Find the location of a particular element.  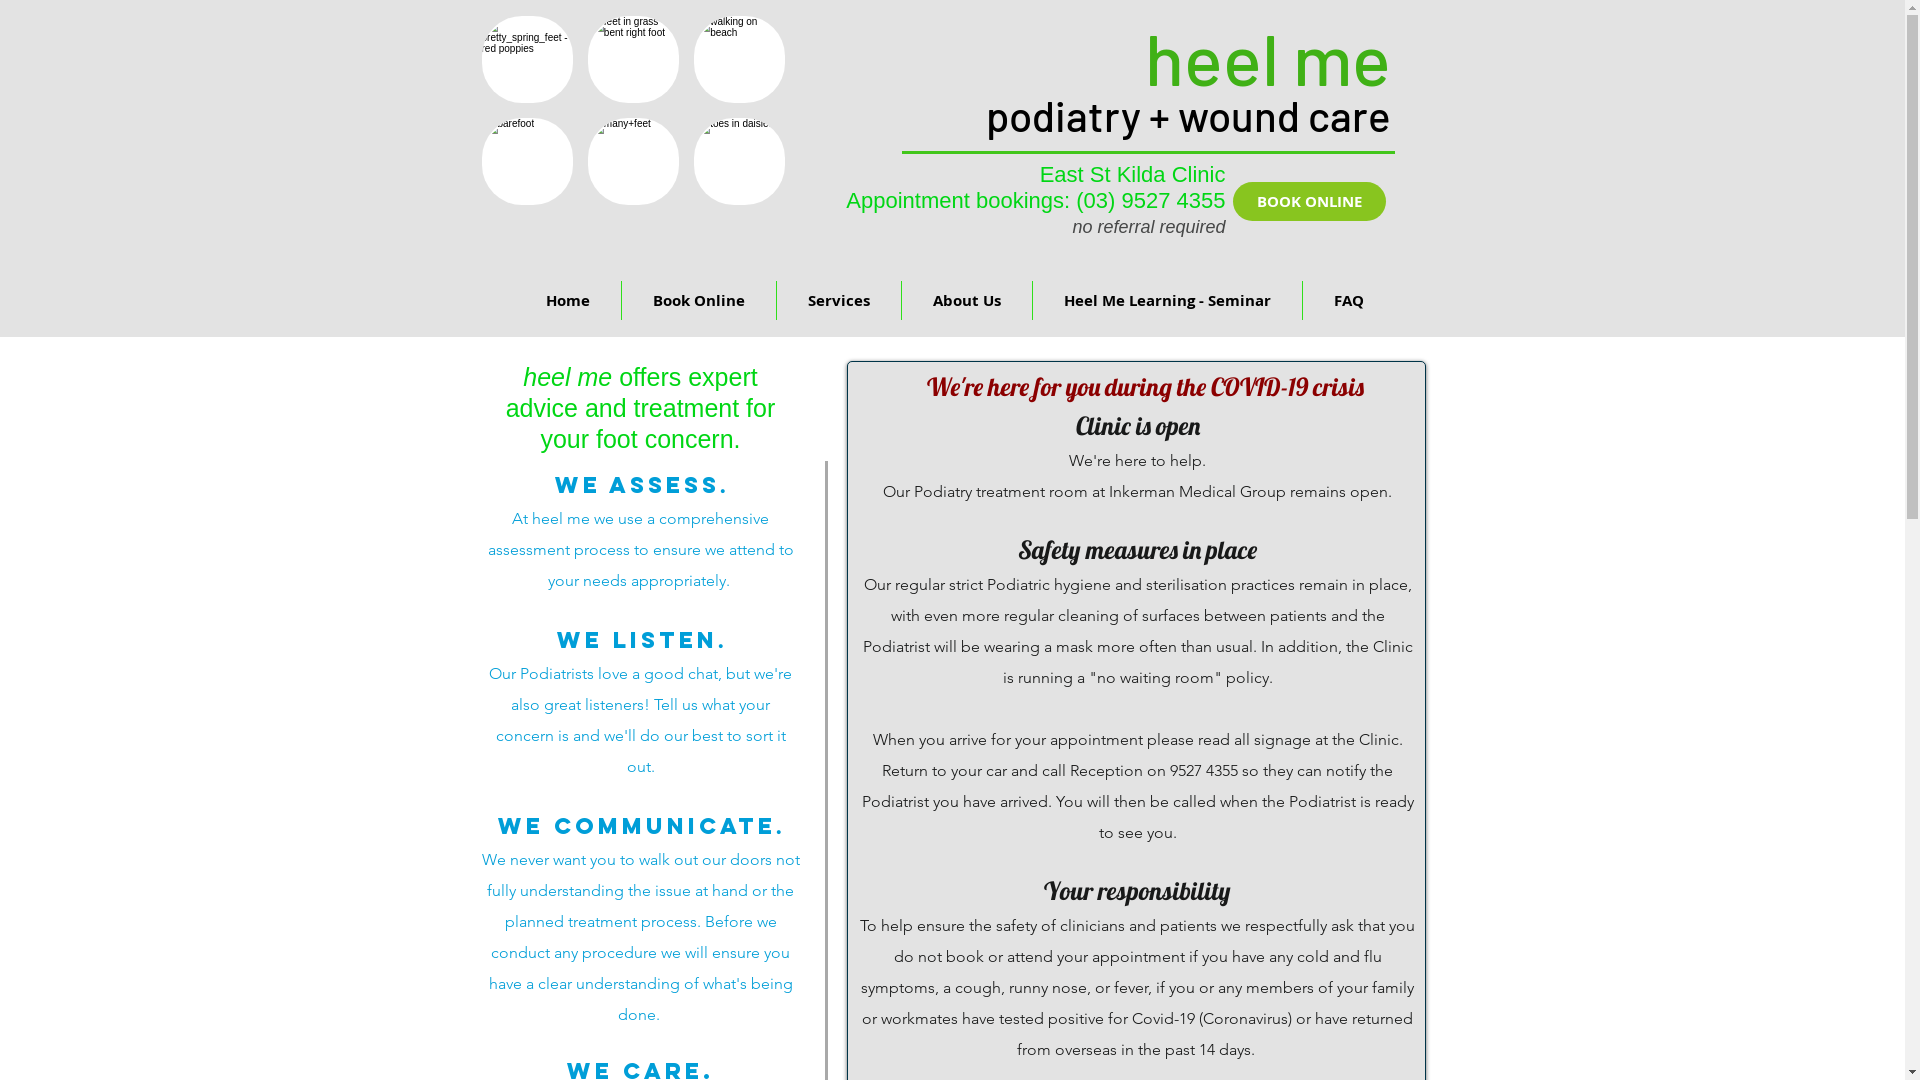

'About Us' is located at coordinates (966, 300).